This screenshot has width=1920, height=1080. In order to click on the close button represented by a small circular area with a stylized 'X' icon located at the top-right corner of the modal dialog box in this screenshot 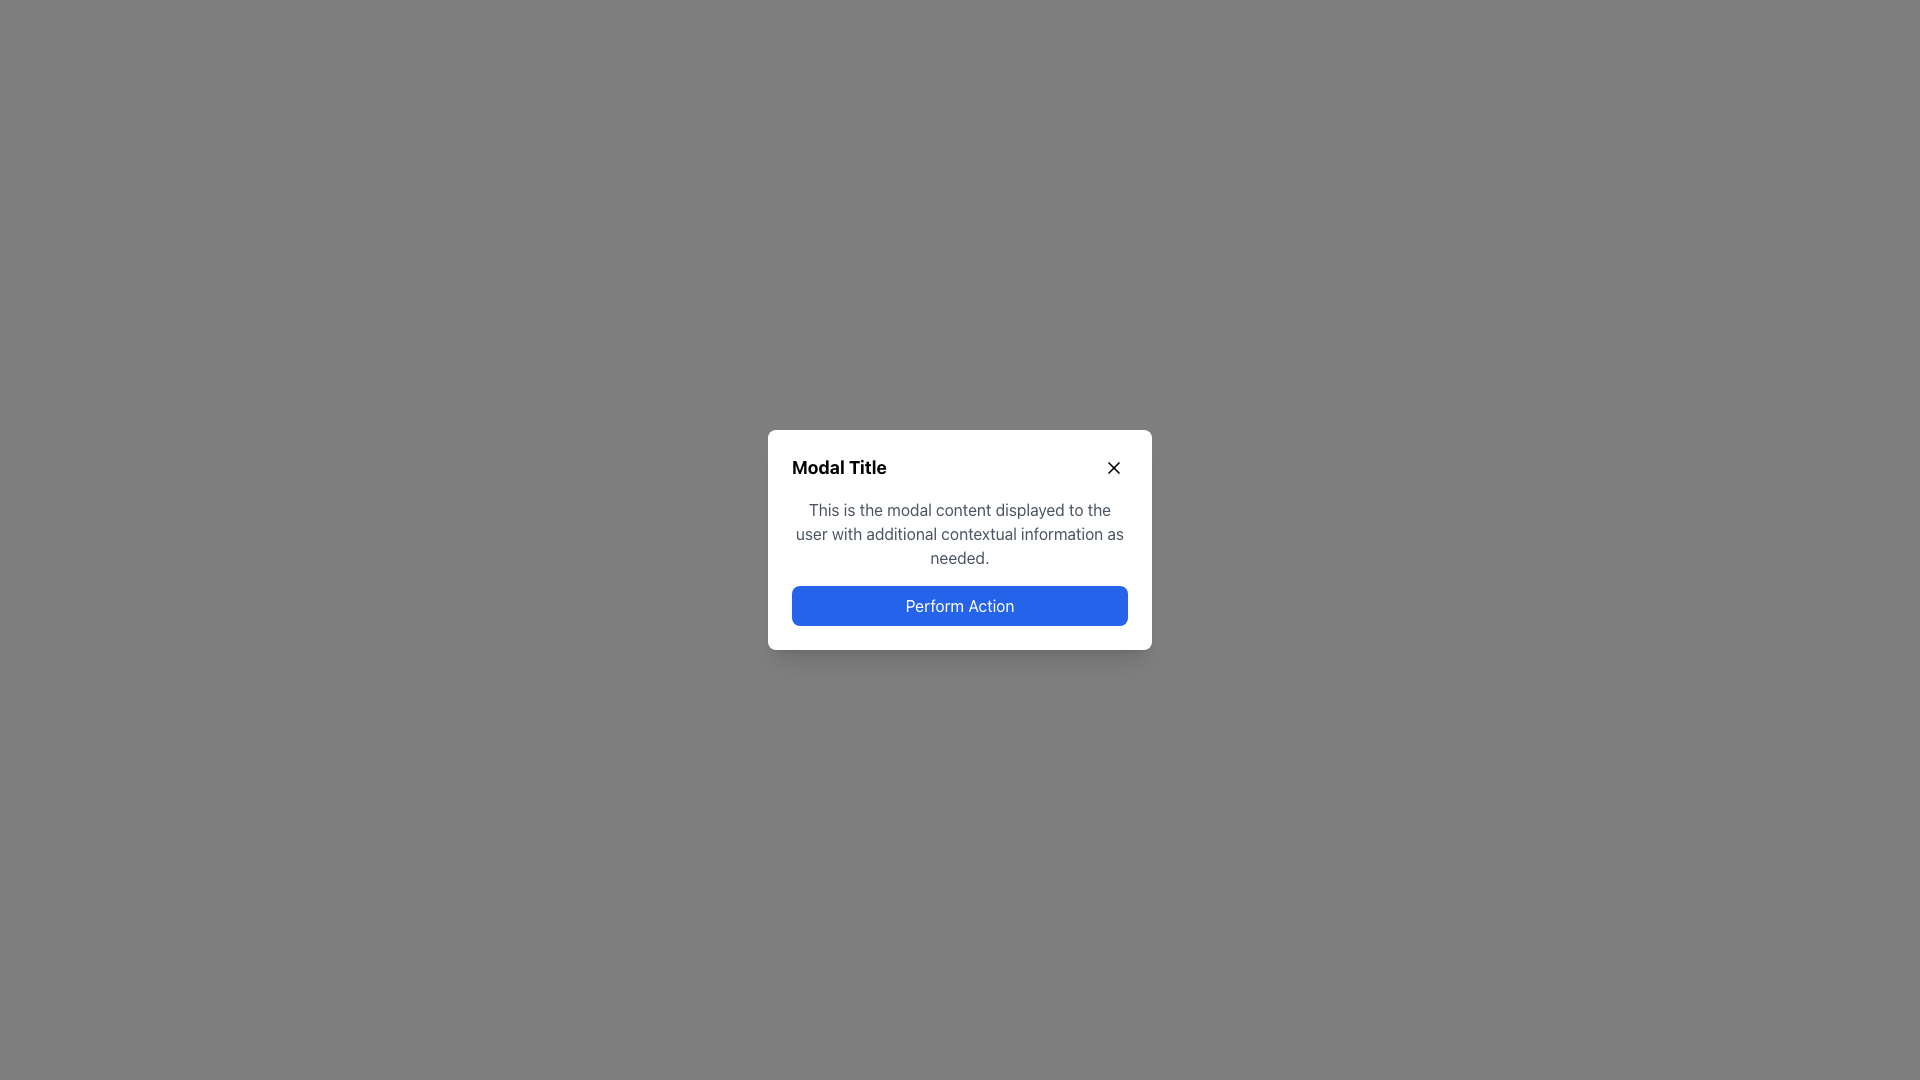, I will do `click(1112, 467)`.